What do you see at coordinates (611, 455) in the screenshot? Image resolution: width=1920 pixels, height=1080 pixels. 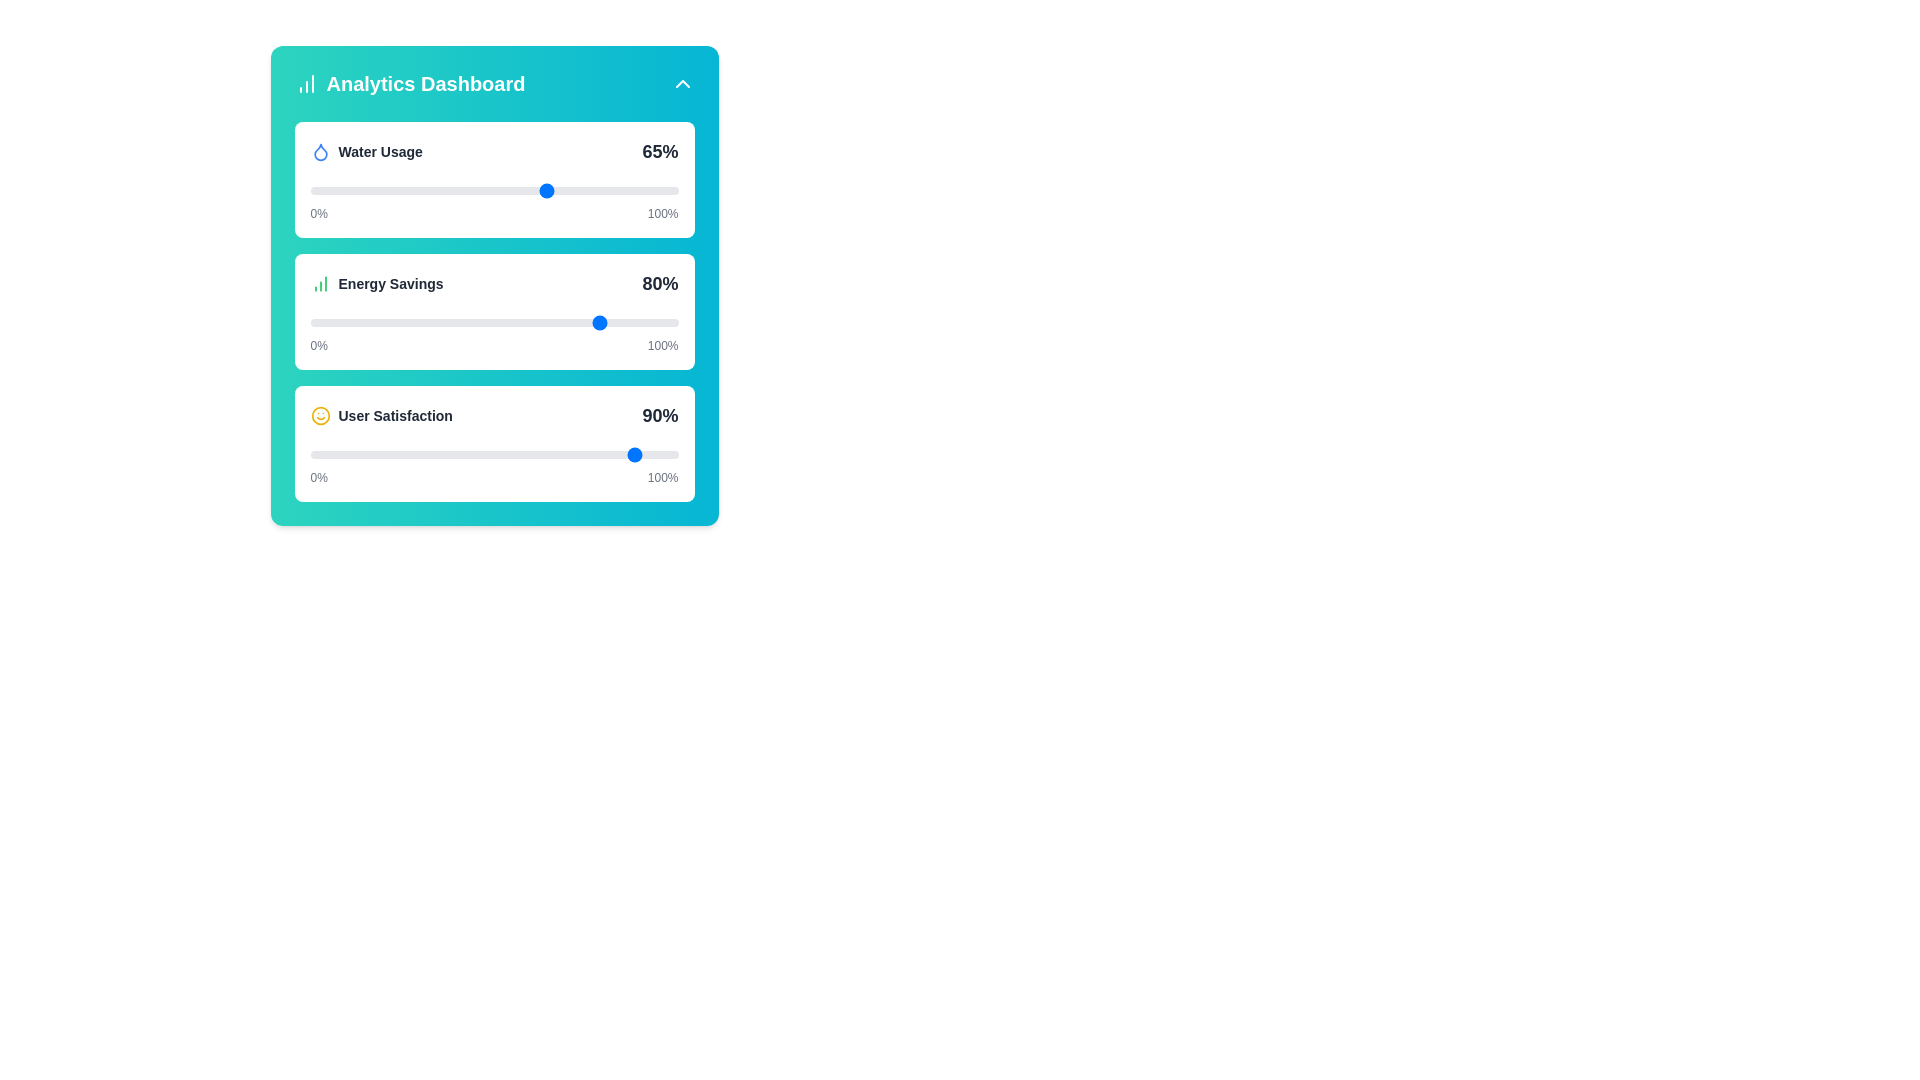 I see `User Satisfaction` at bounding box center [611, 455].